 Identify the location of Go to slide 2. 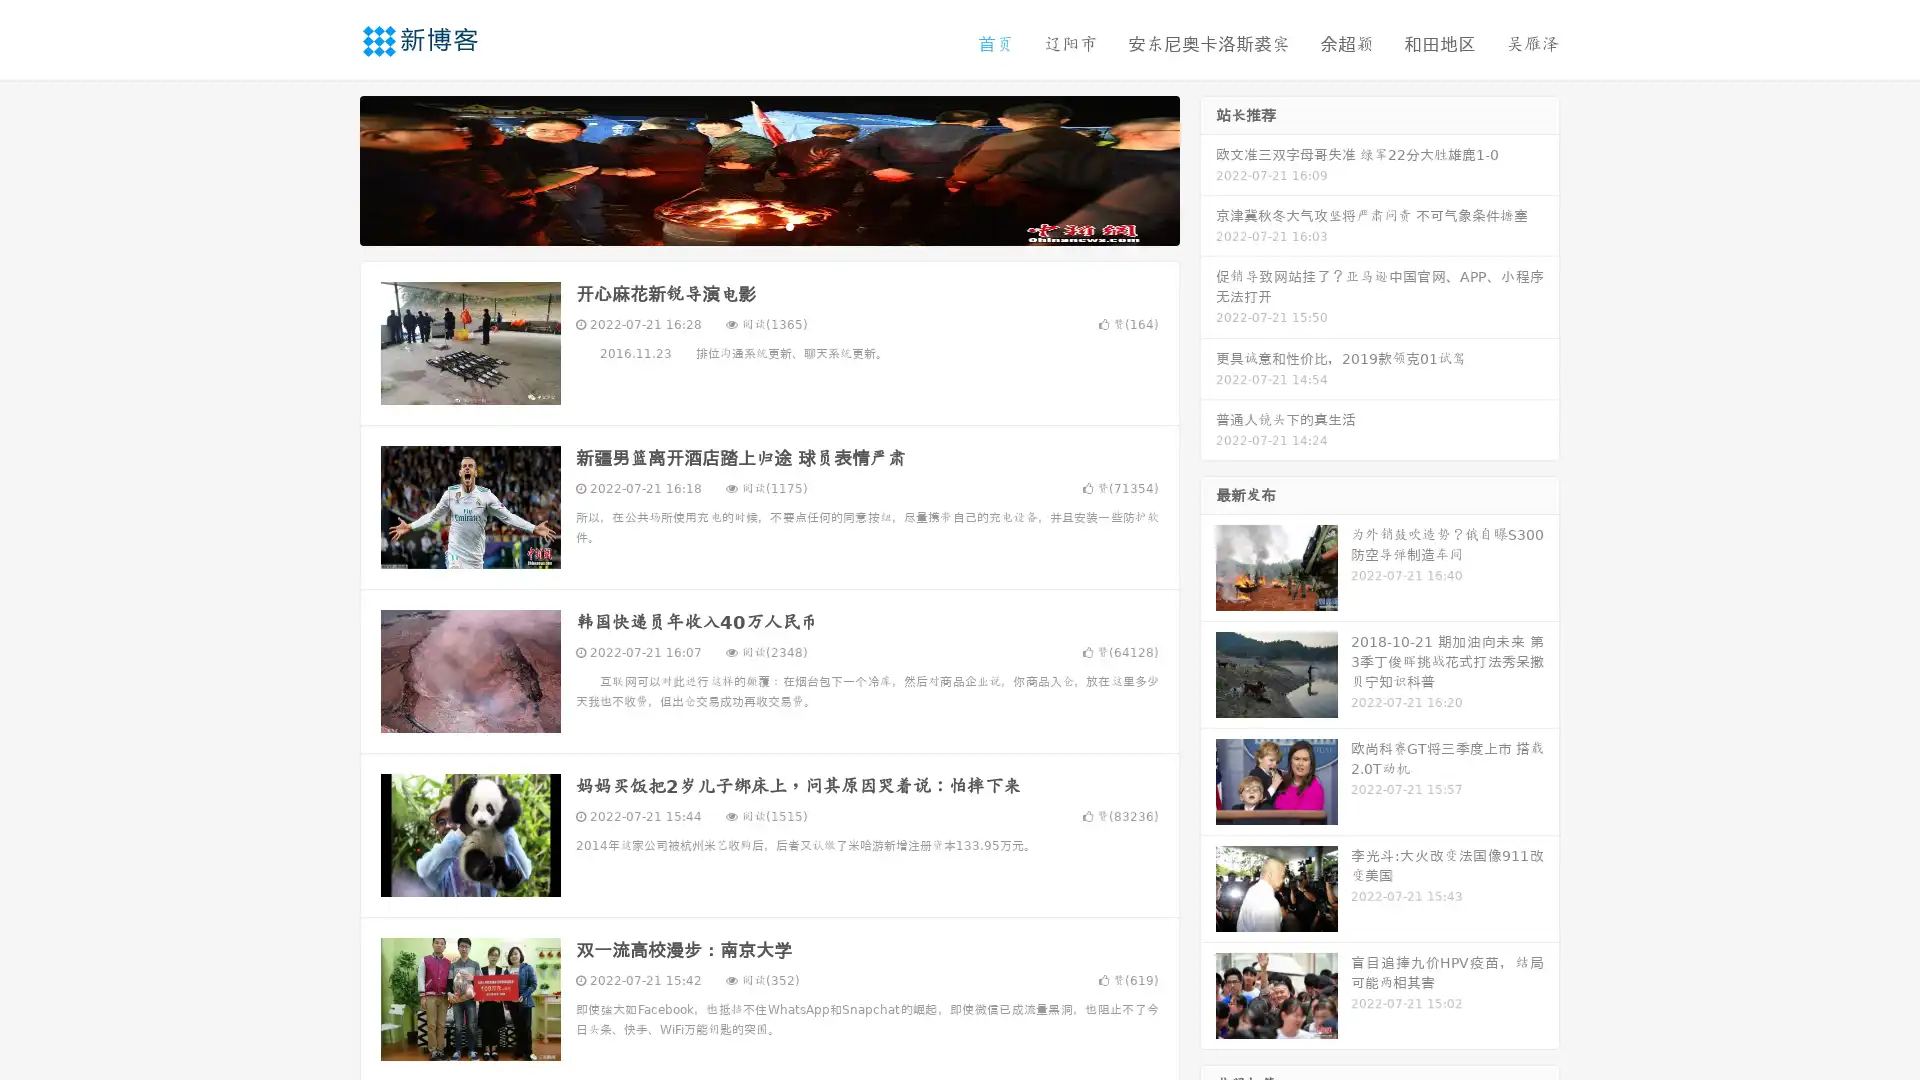
(768, 225).